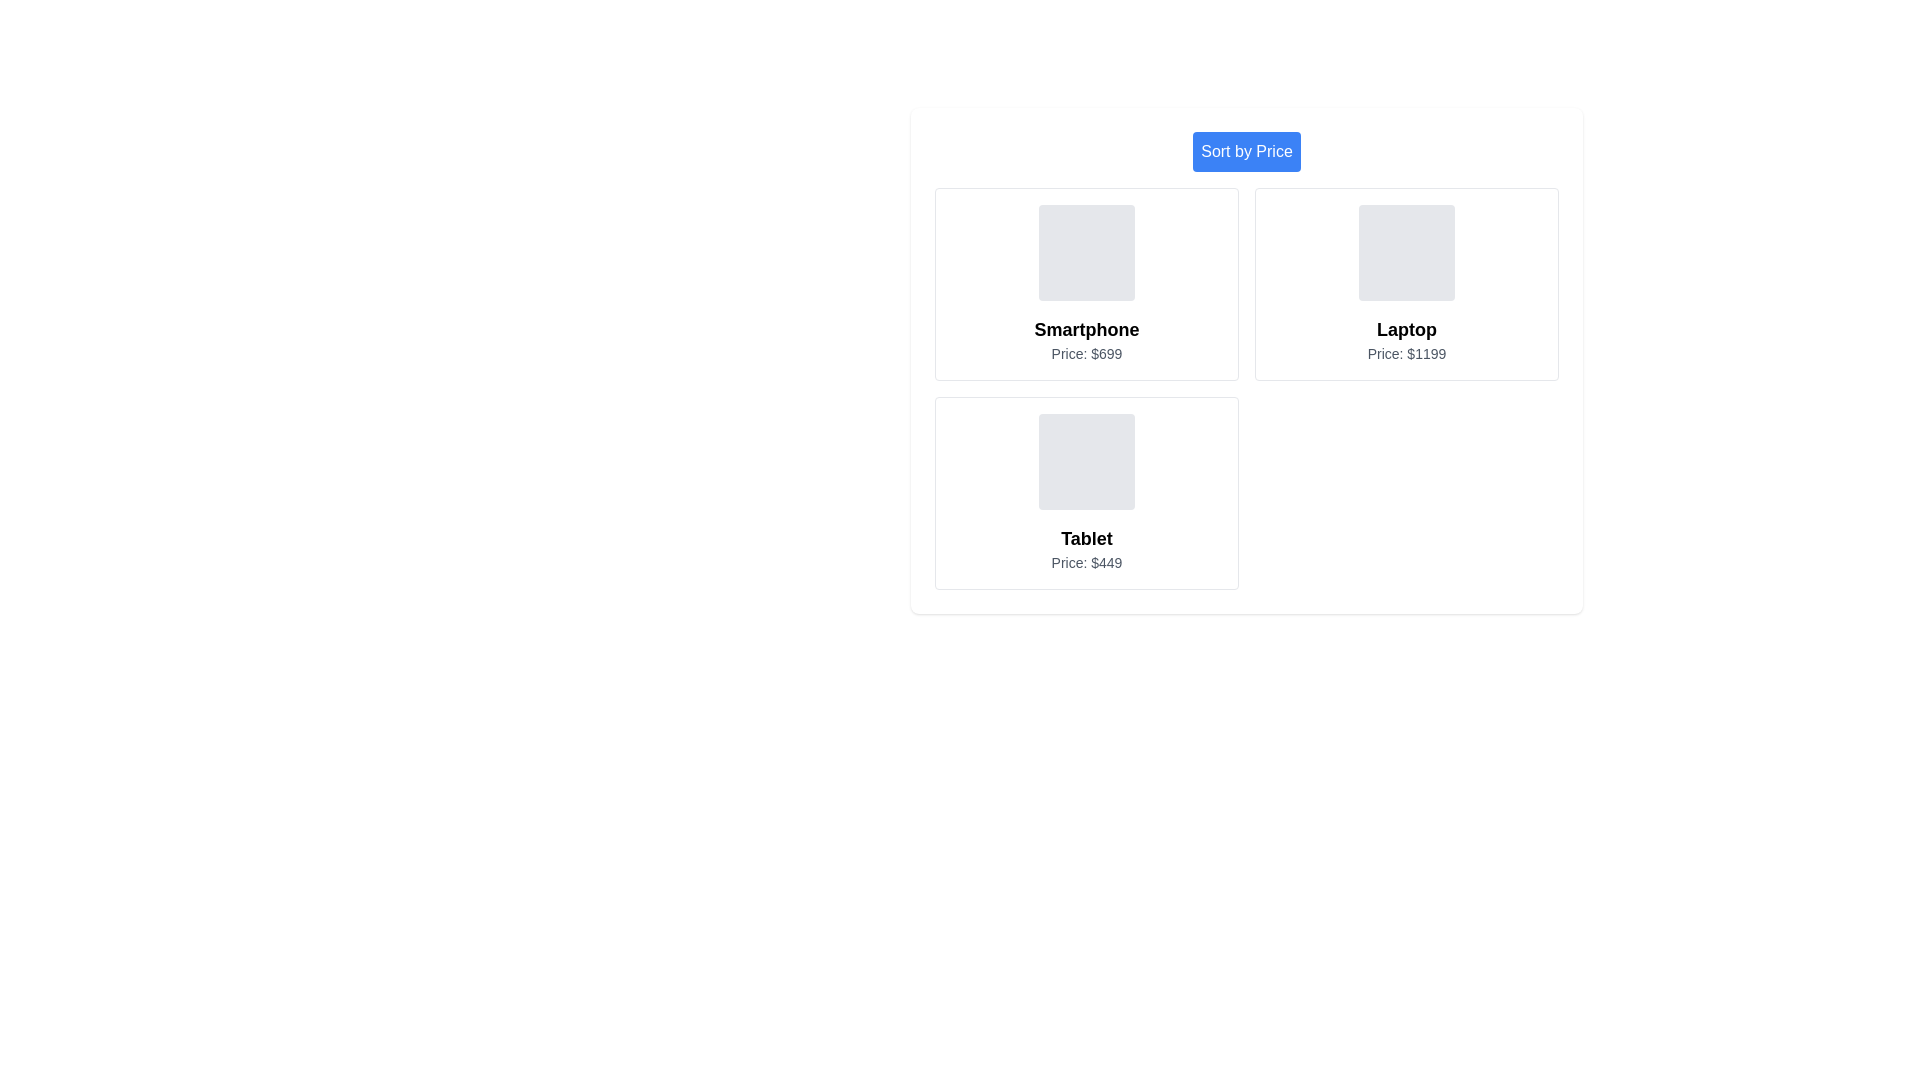 This screenshot has height=1080, width=1920. What do you see at coordinates (1085, 284) in the screenshot?
I see `the product card for Smartphone` at bounding box center [1085, 284].